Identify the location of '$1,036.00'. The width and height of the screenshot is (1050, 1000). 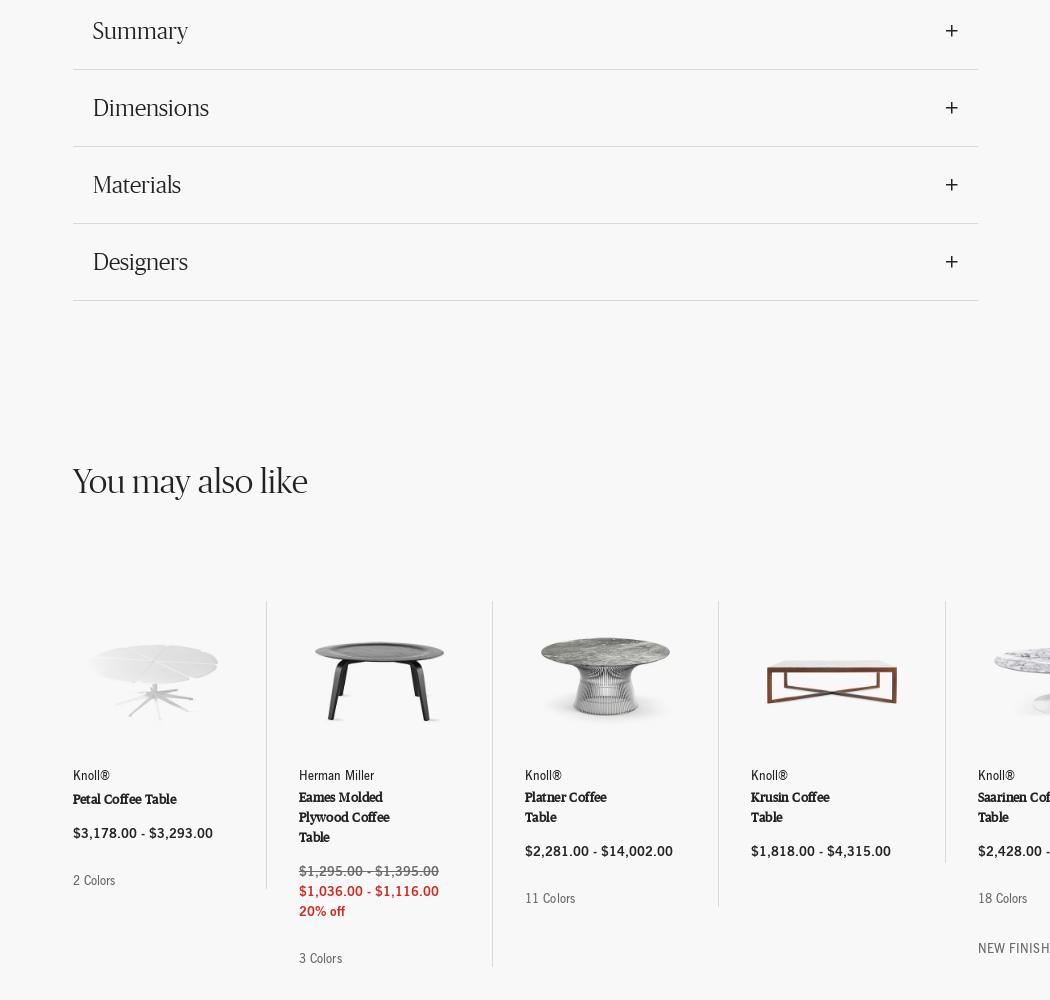
(332, 889).